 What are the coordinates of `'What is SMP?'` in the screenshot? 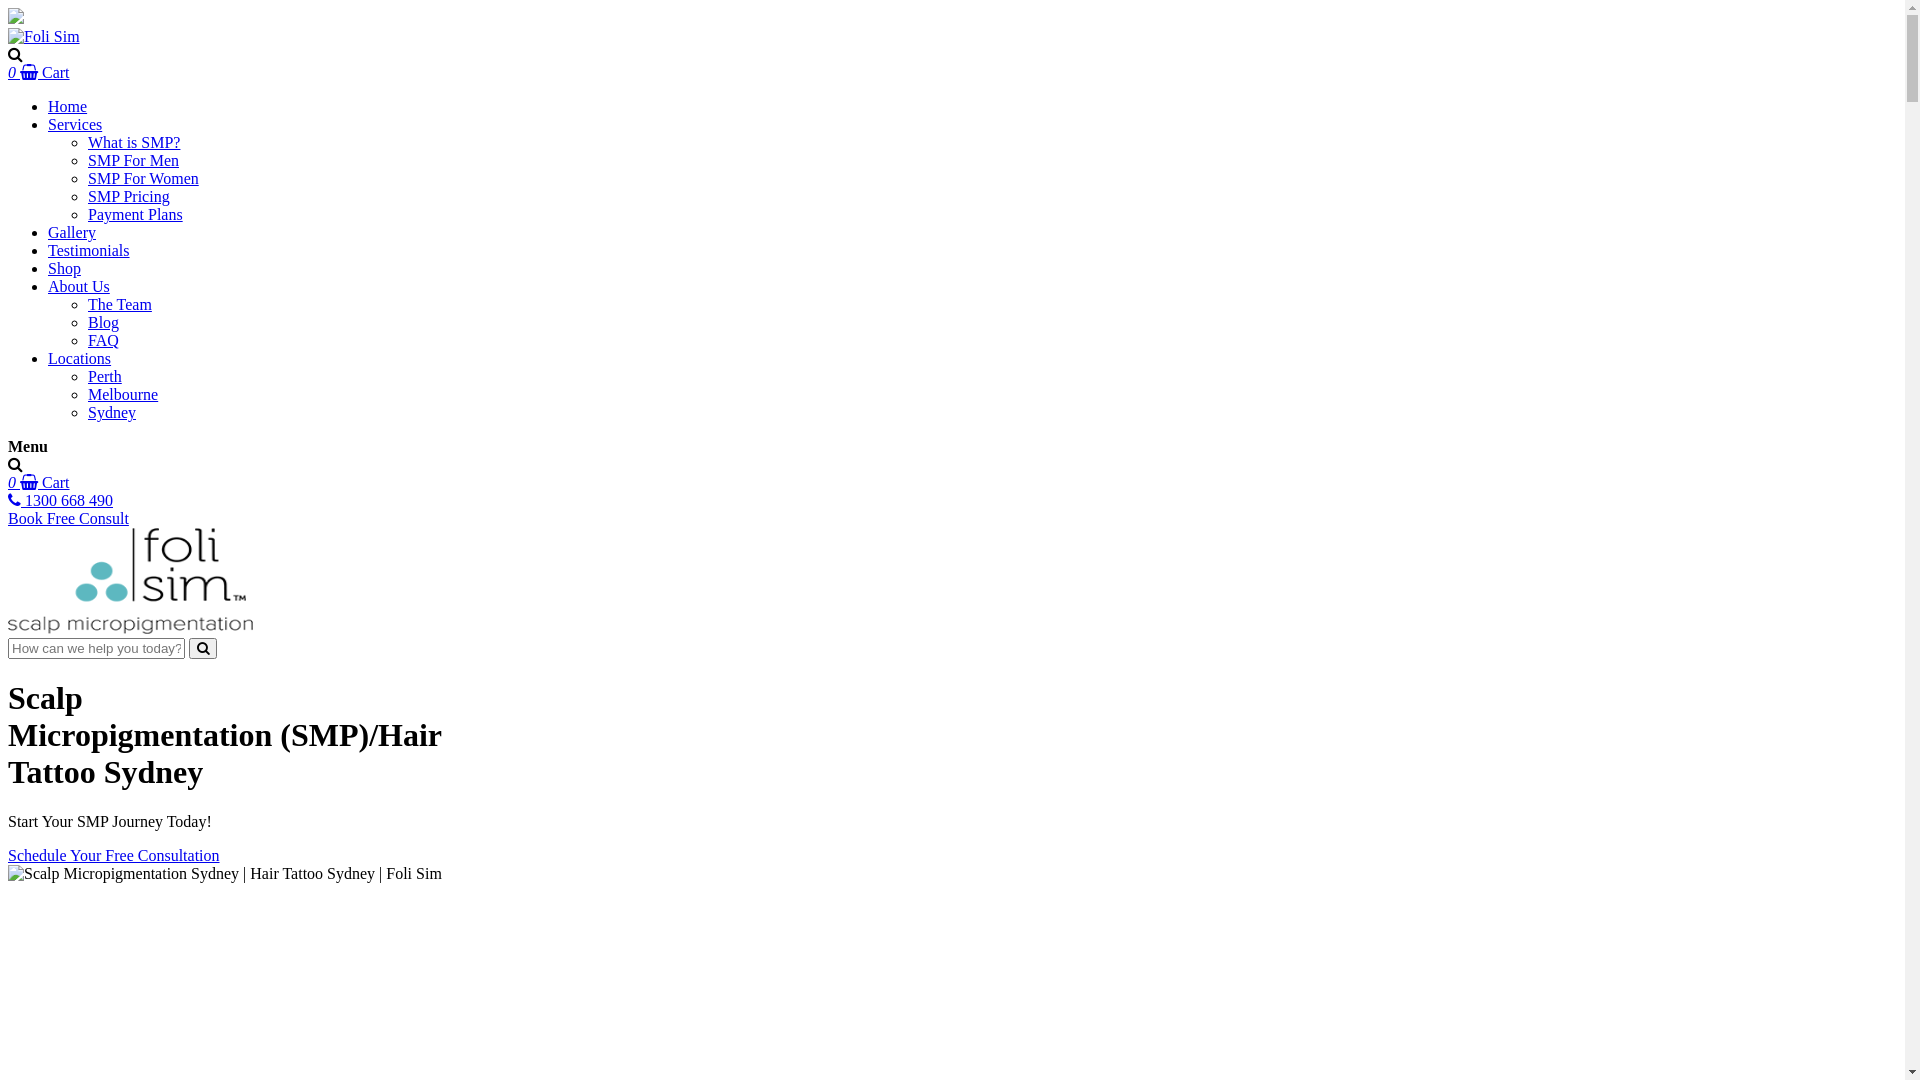 It's located at (133, 141).